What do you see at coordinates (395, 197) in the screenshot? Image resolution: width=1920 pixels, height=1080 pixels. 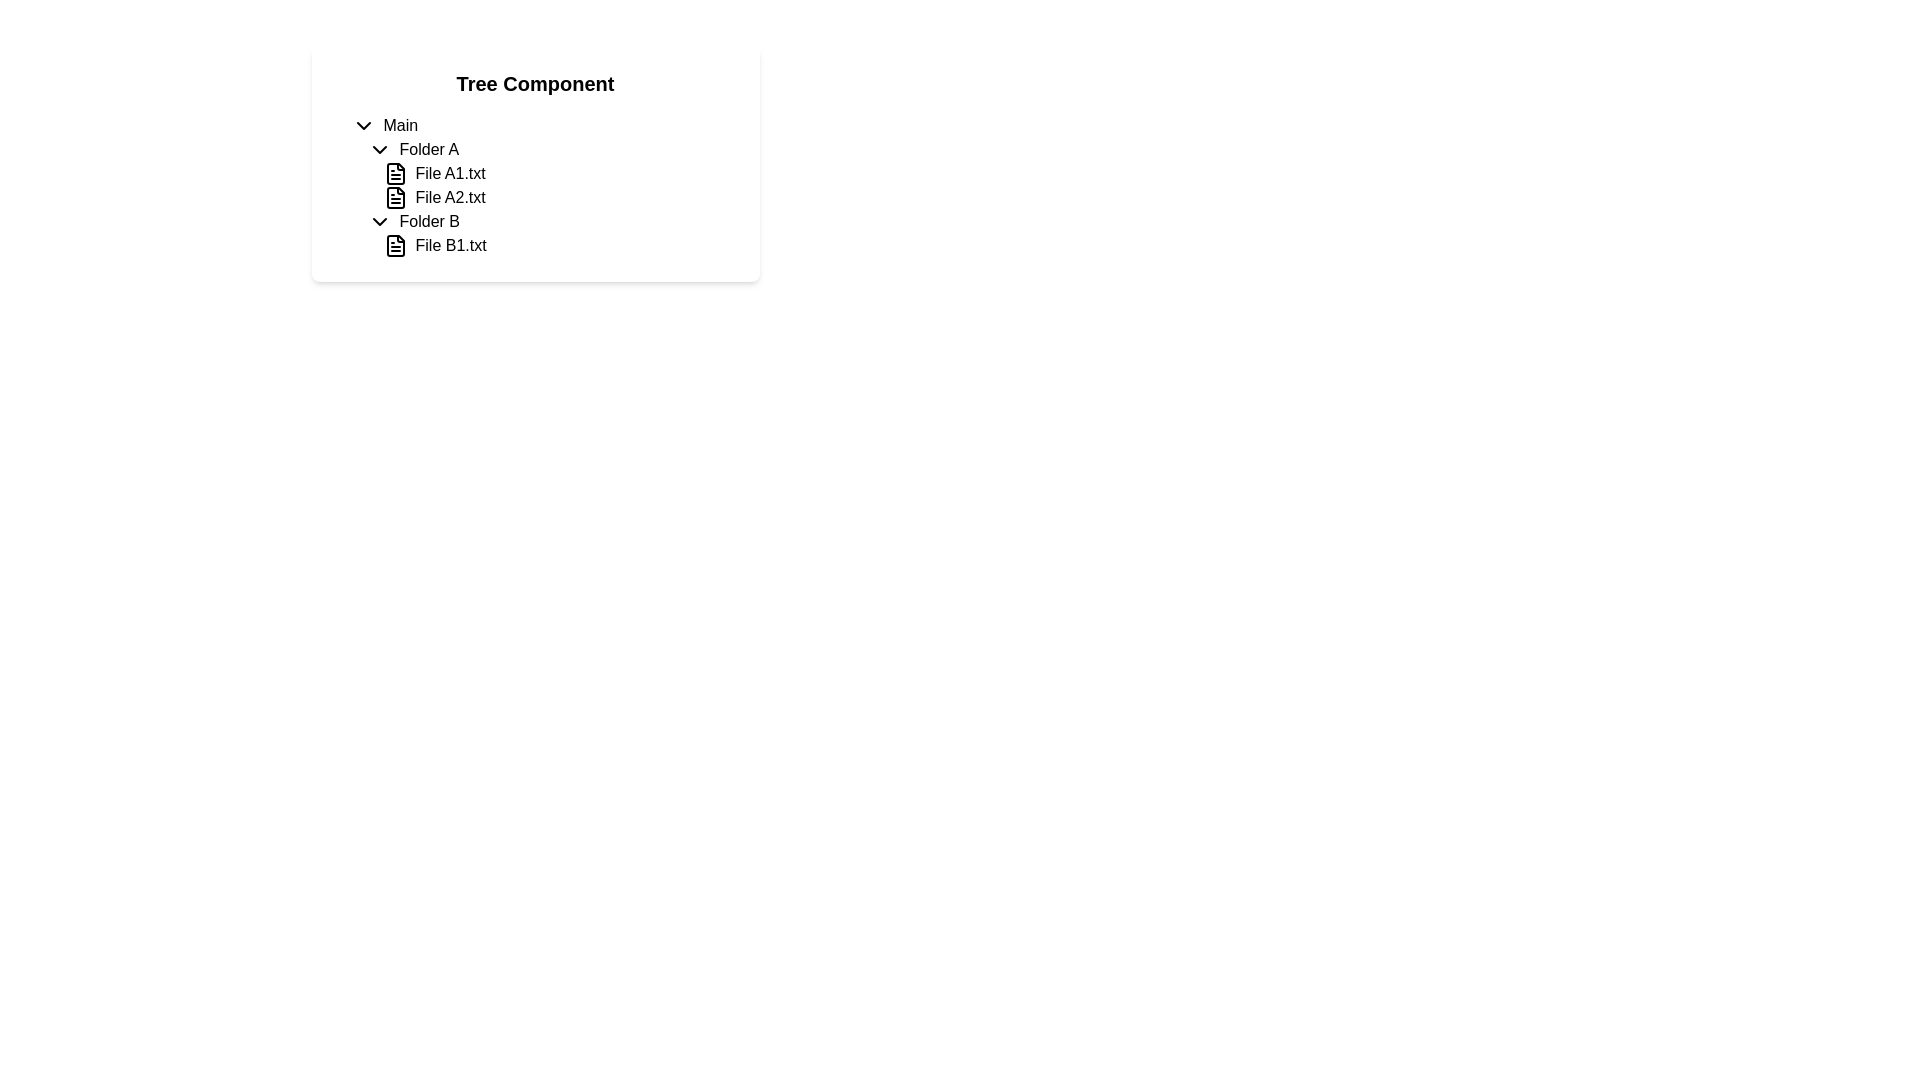 I see `the document icon resembling a page with a folded corner next to the label 'File A2.txt' in the hierarchical tree structure` at bounding box center [395, 197].